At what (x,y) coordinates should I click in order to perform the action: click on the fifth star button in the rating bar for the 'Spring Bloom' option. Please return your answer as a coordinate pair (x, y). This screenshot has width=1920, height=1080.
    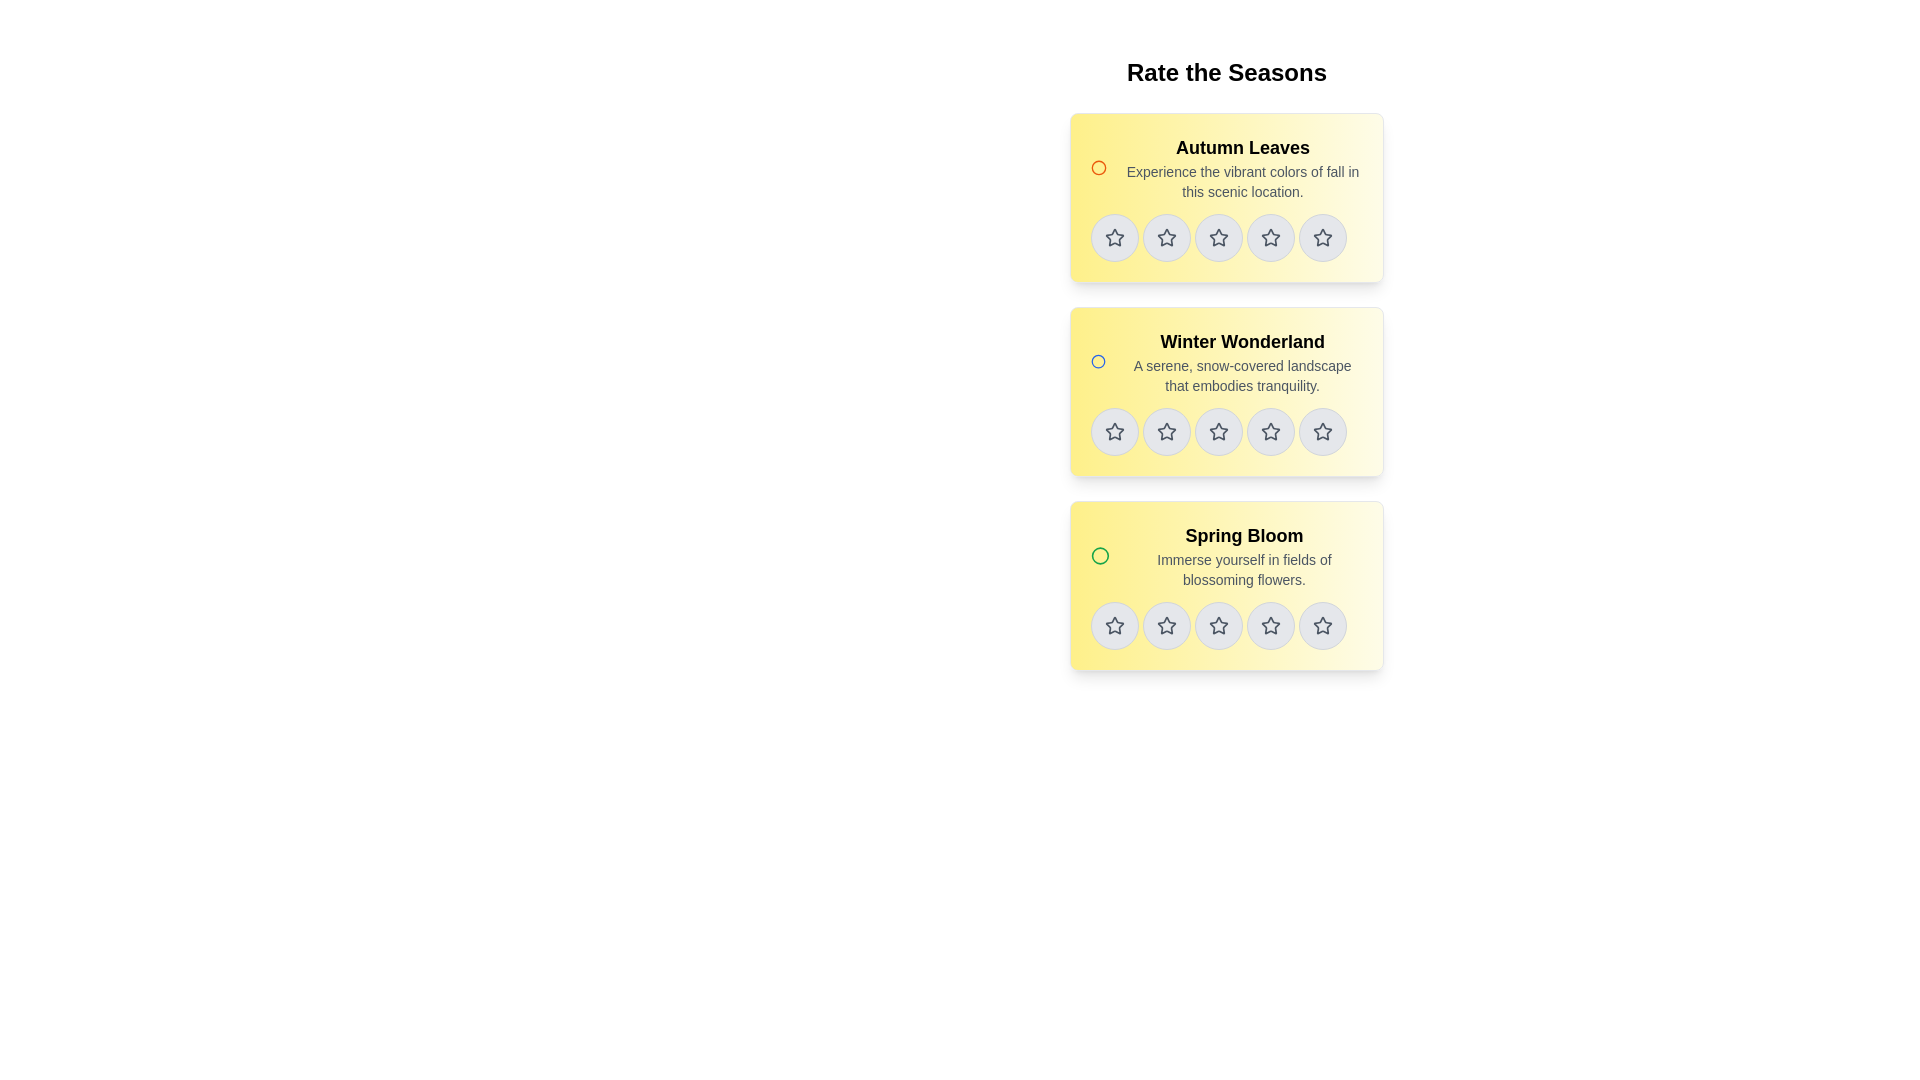
    Looking at the image, I should click on (1323, 624).